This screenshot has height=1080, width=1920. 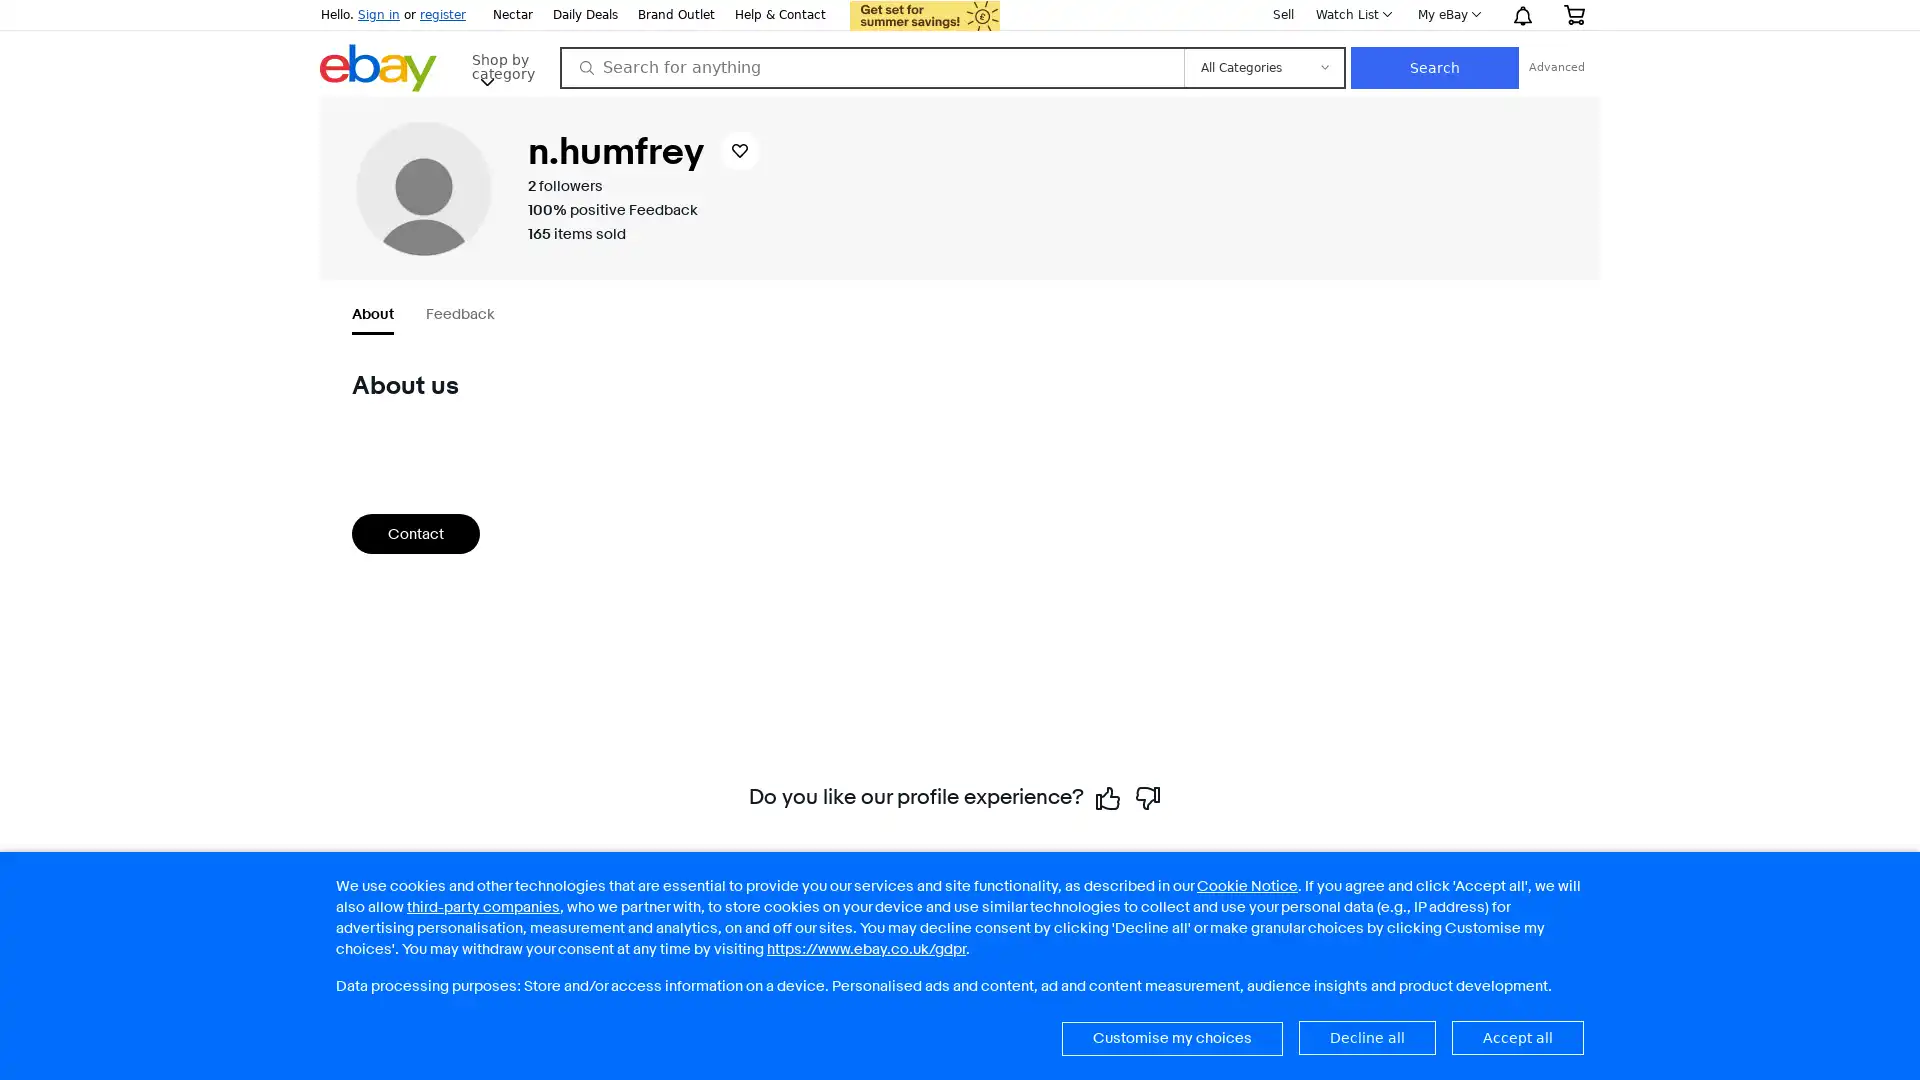 I want to click on Search, so click(x=1571, y=67).